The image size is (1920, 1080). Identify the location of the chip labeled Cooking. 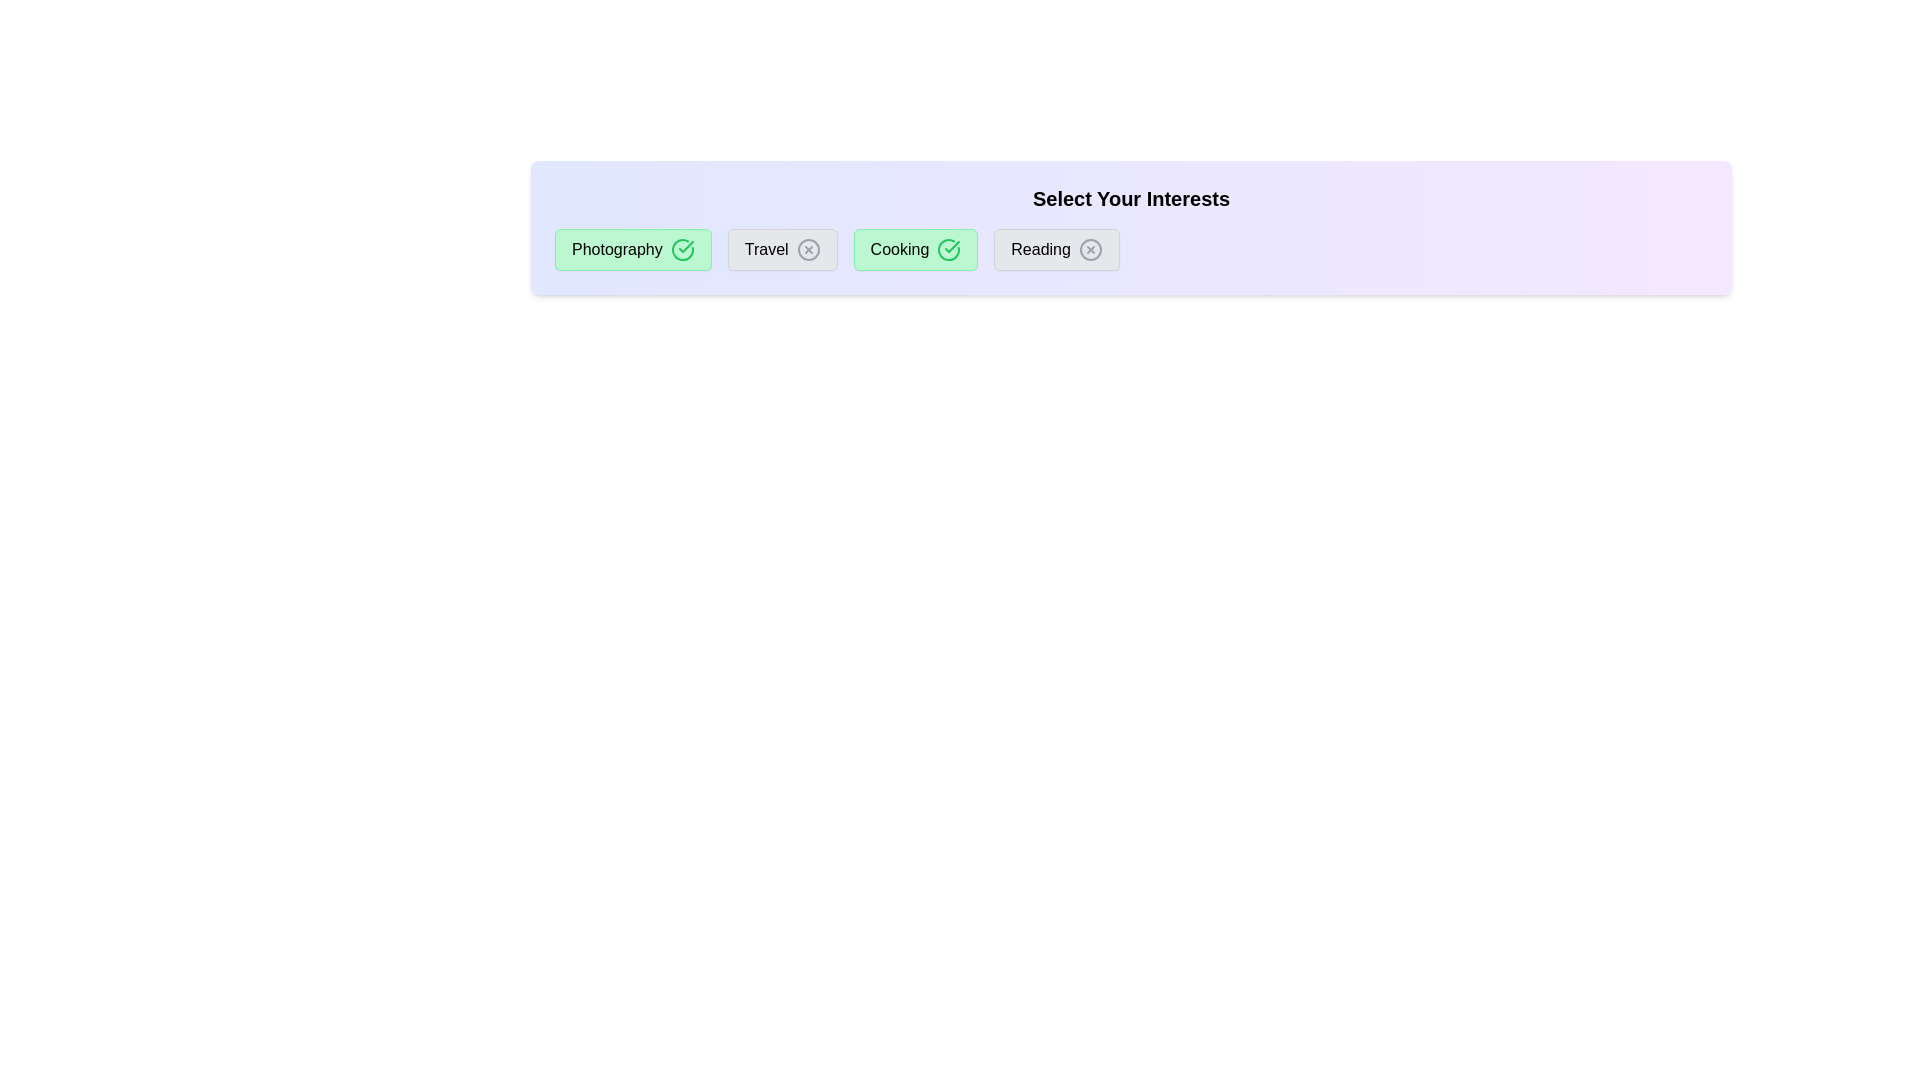
(915, 249).